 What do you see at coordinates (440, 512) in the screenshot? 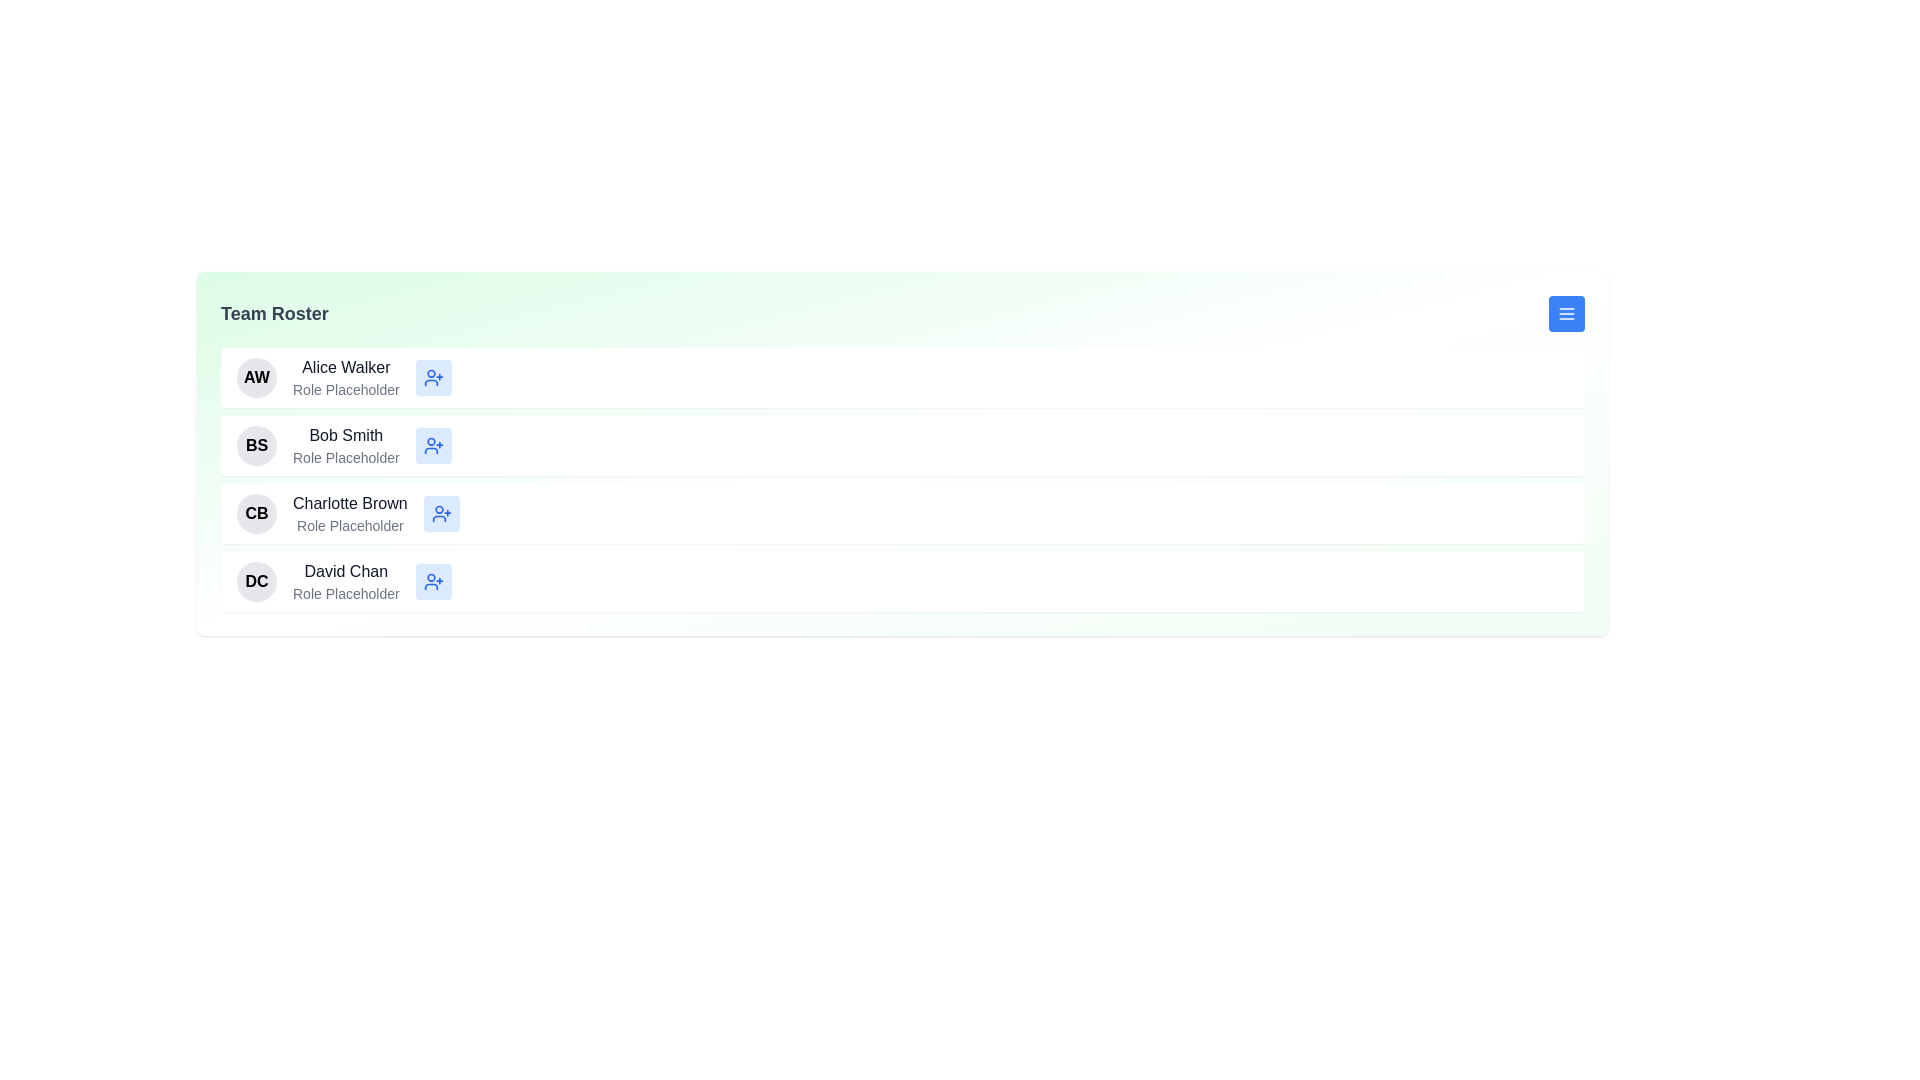
I see `the button next to 'Charlotte Brown' in the third row` at bounding box center [440, 512].